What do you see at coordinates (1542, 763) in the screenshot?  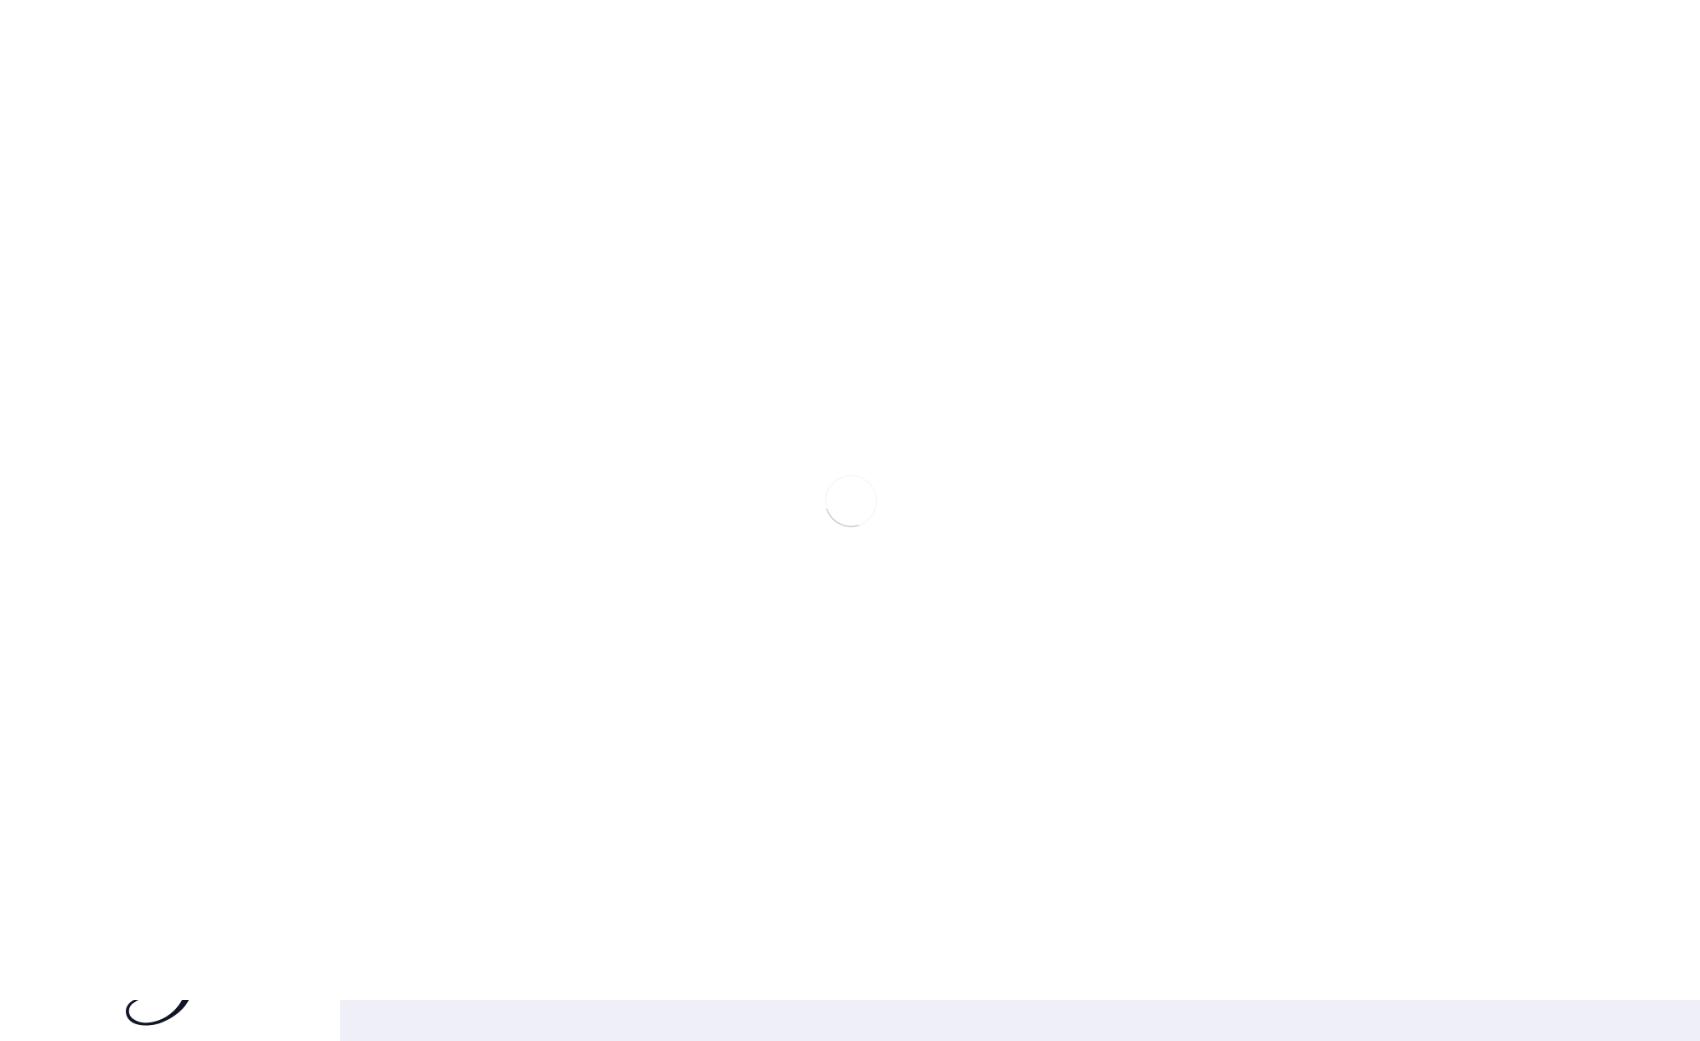 I see `'Leggi di più'` at bounding box center [1542, 763].